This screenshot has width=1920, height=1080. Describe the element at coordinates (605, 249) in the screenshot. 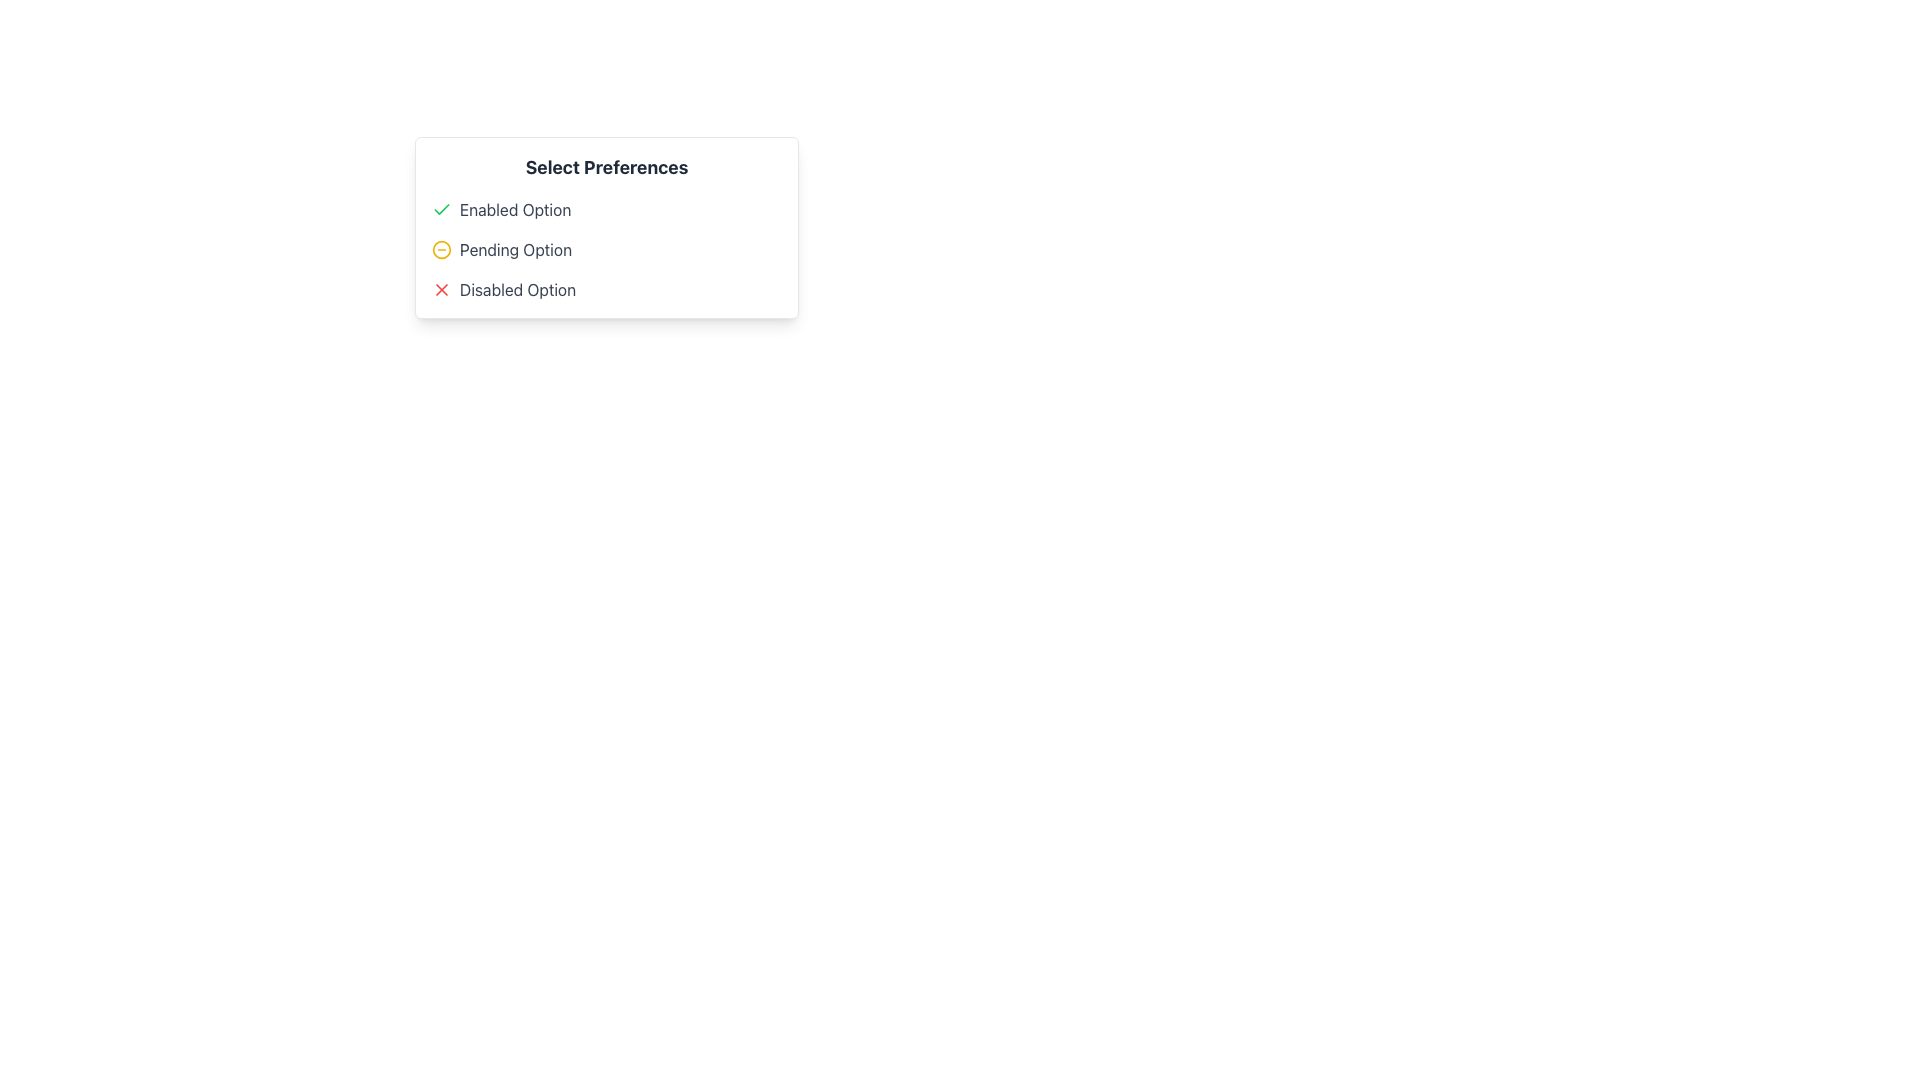

I see `the second item in the vertical list of options labeled 'Select Preferences', which is currently marked as pending or indeterminate, to interact with the option` at that location.